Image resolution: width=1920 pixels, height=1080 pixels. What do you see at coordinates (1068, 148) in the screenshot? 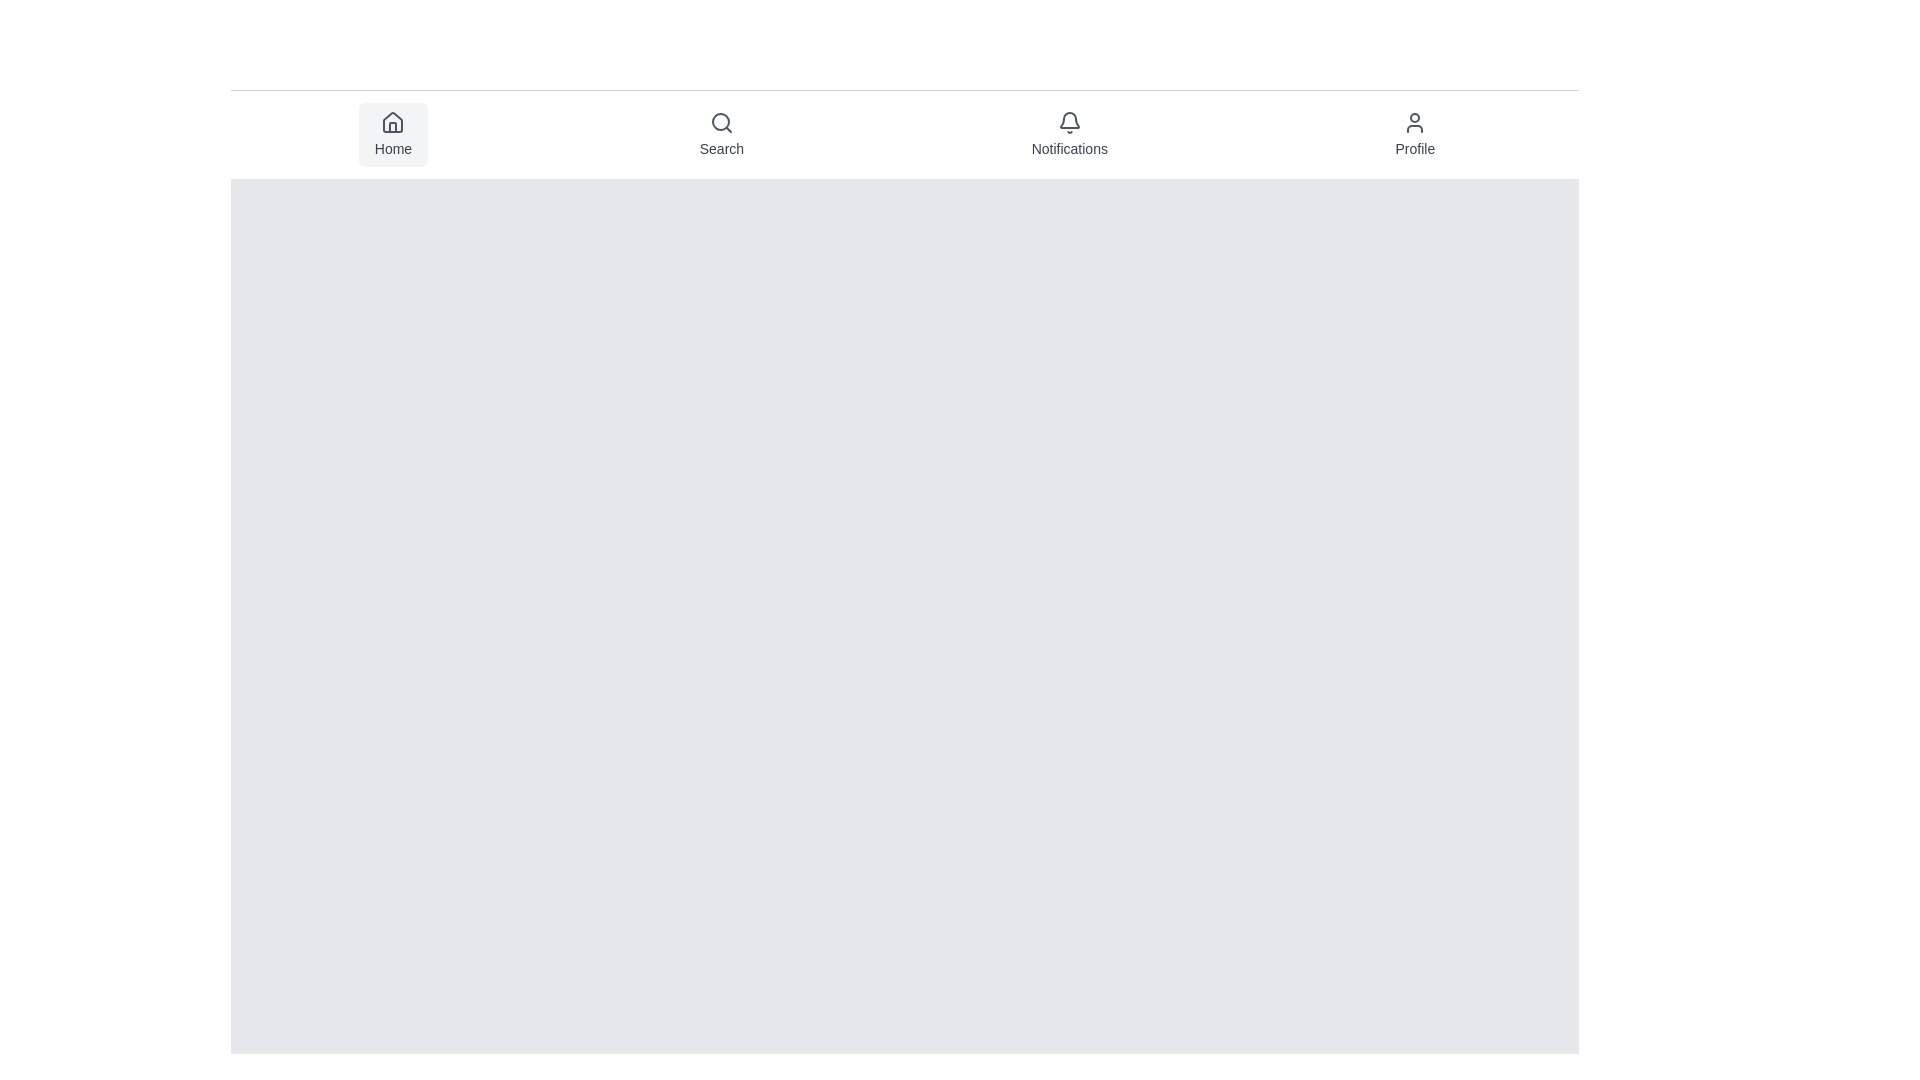
I see `the Notifications label area, which is a gray text element displaying 'Notifications' located beneath the bell icon in the top navigation bar` at bounding box center [1068, 148].